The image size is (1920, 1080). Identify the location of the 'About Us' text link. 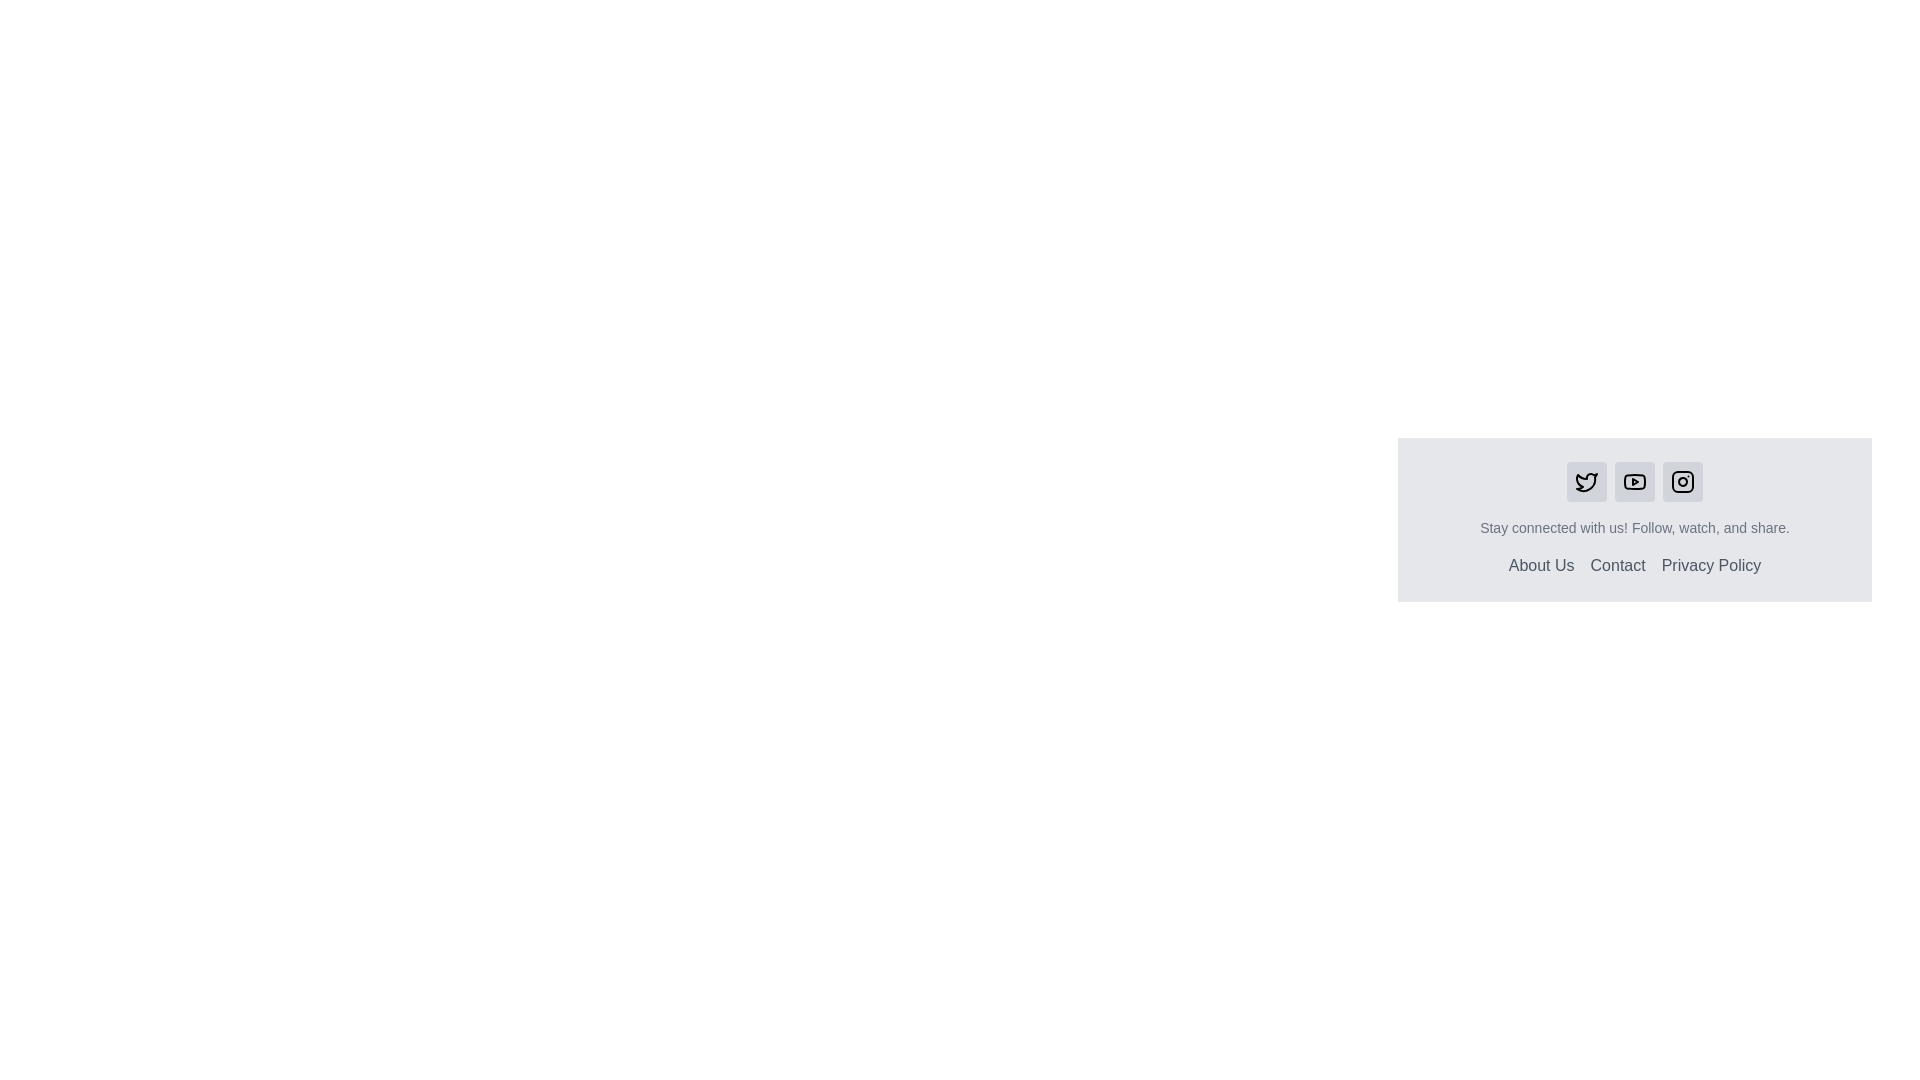
(1540, 566).